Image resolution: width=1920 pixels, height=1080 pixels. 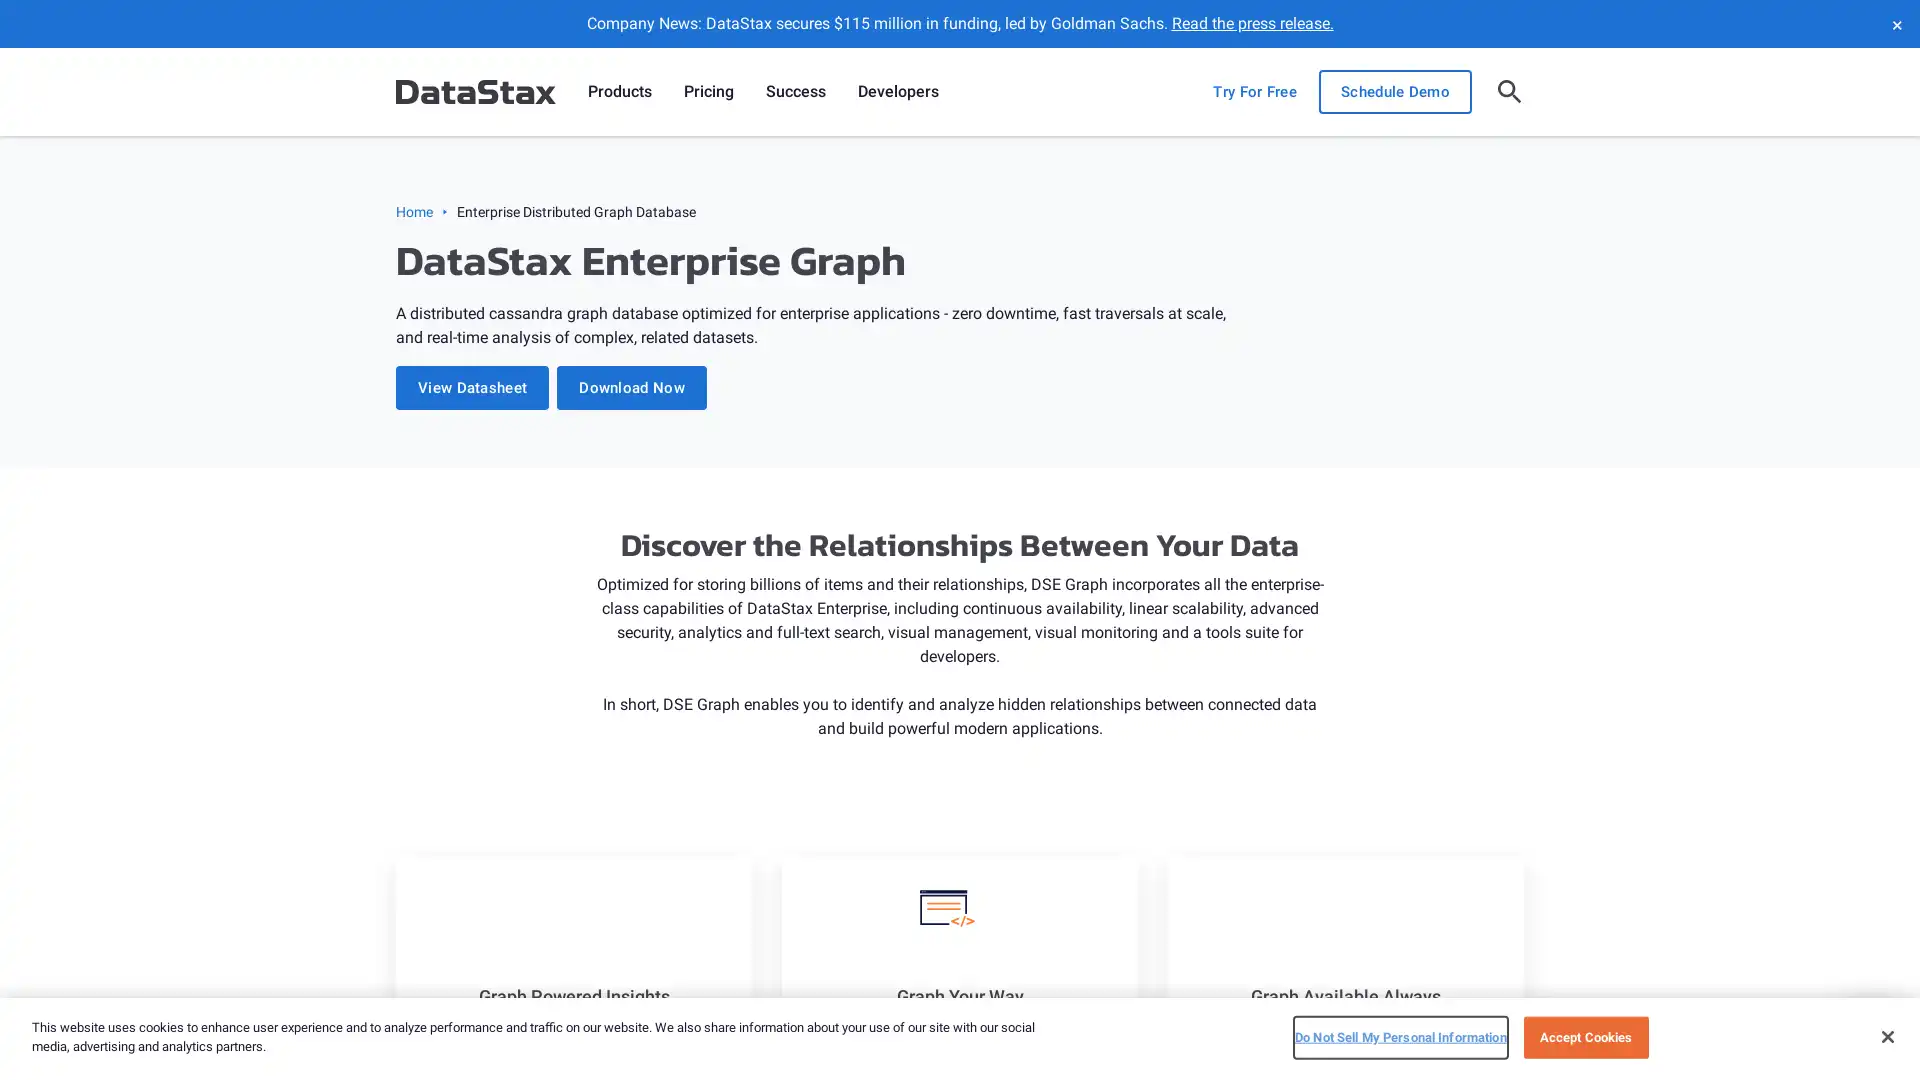 I want to click on Developers, so click(x=897, y=92).